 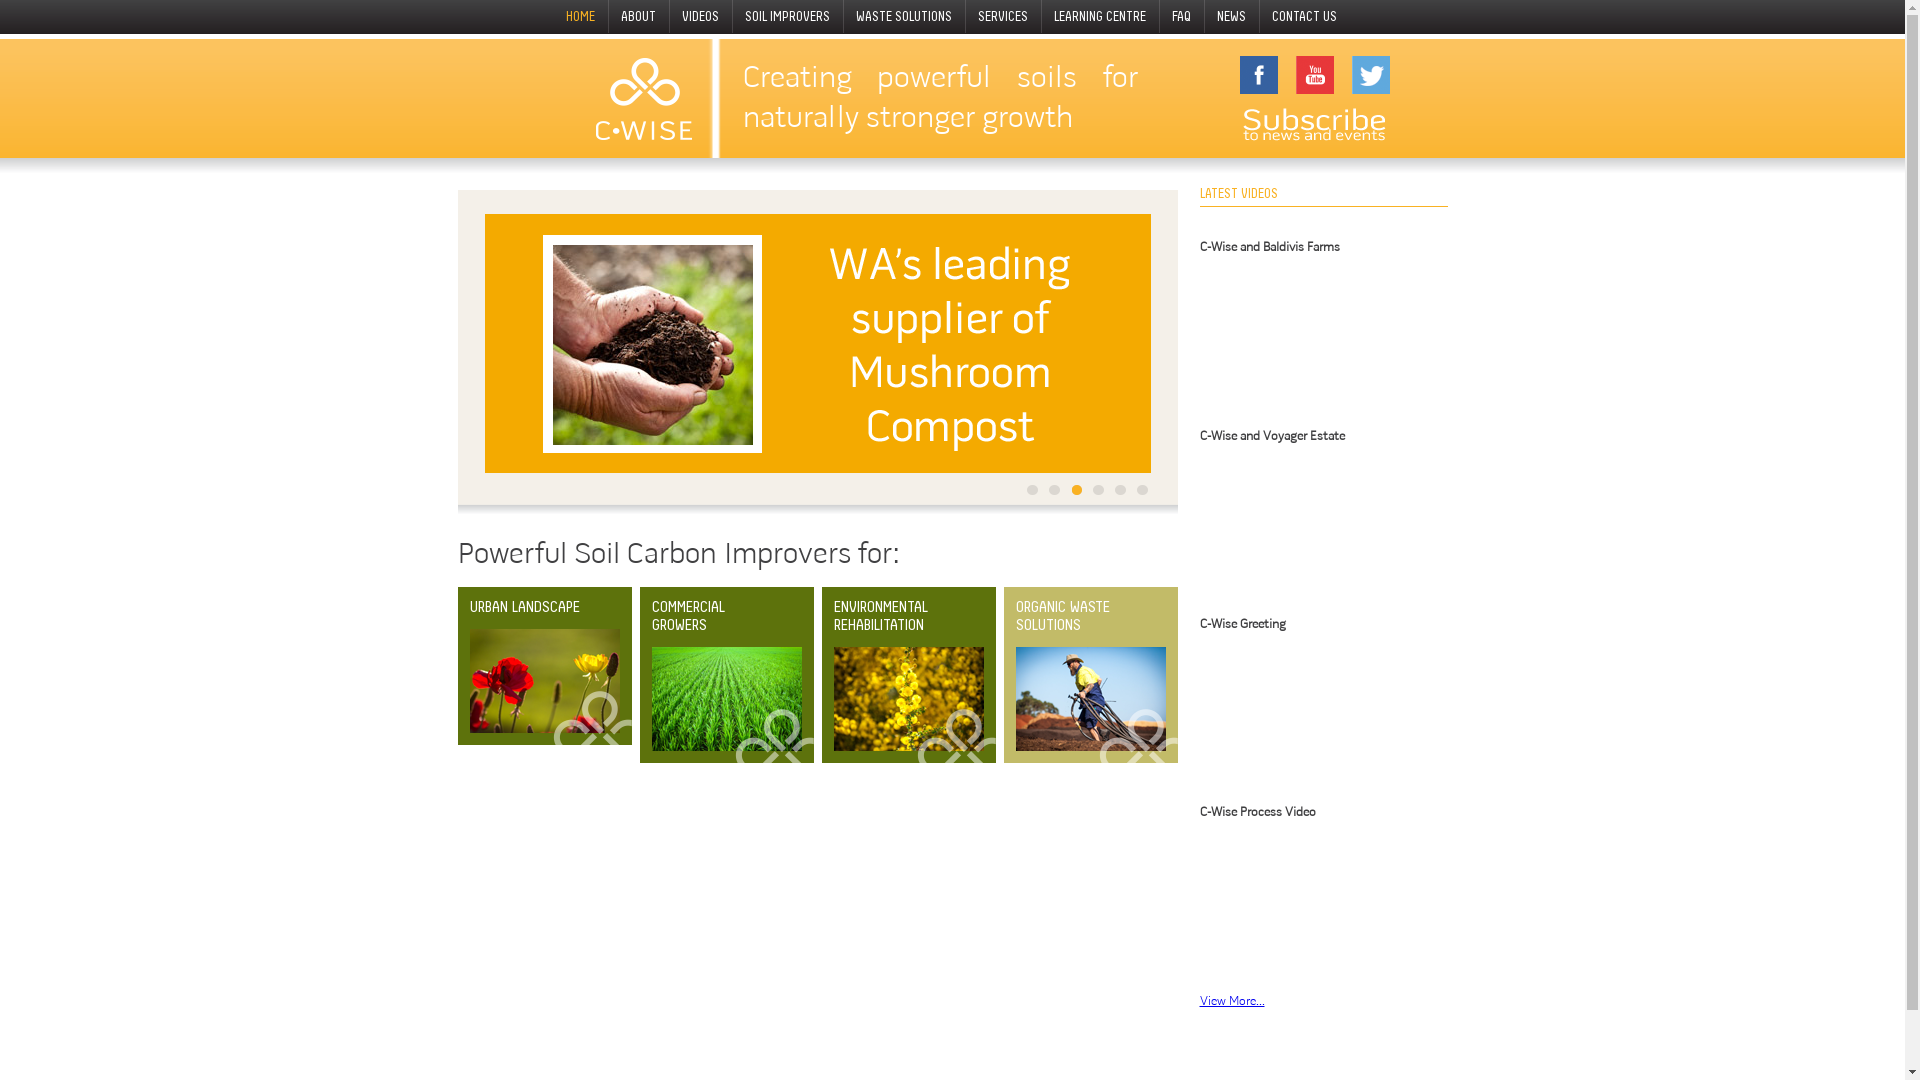 I want to click on 'HOME', so click(x=553, y=16).